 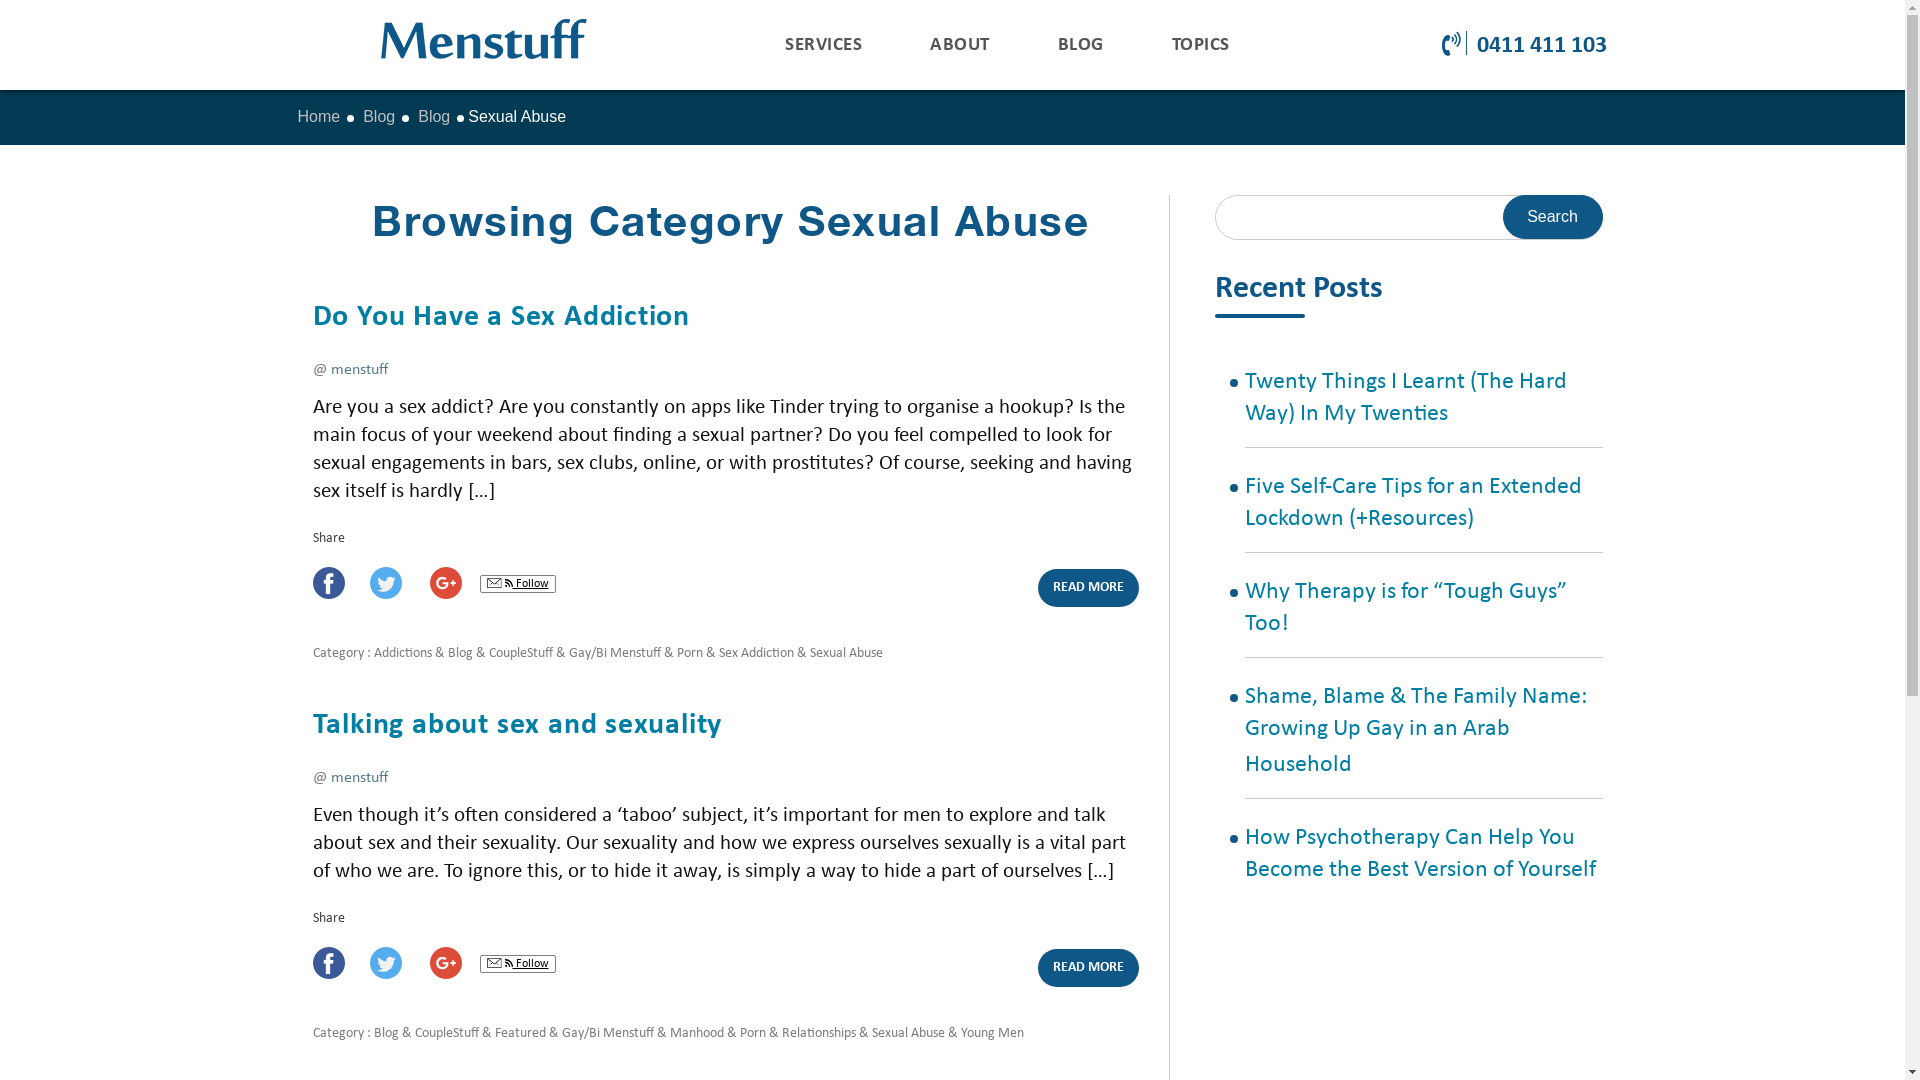 I want to click on 'Search', so click(x=1550, y=216).